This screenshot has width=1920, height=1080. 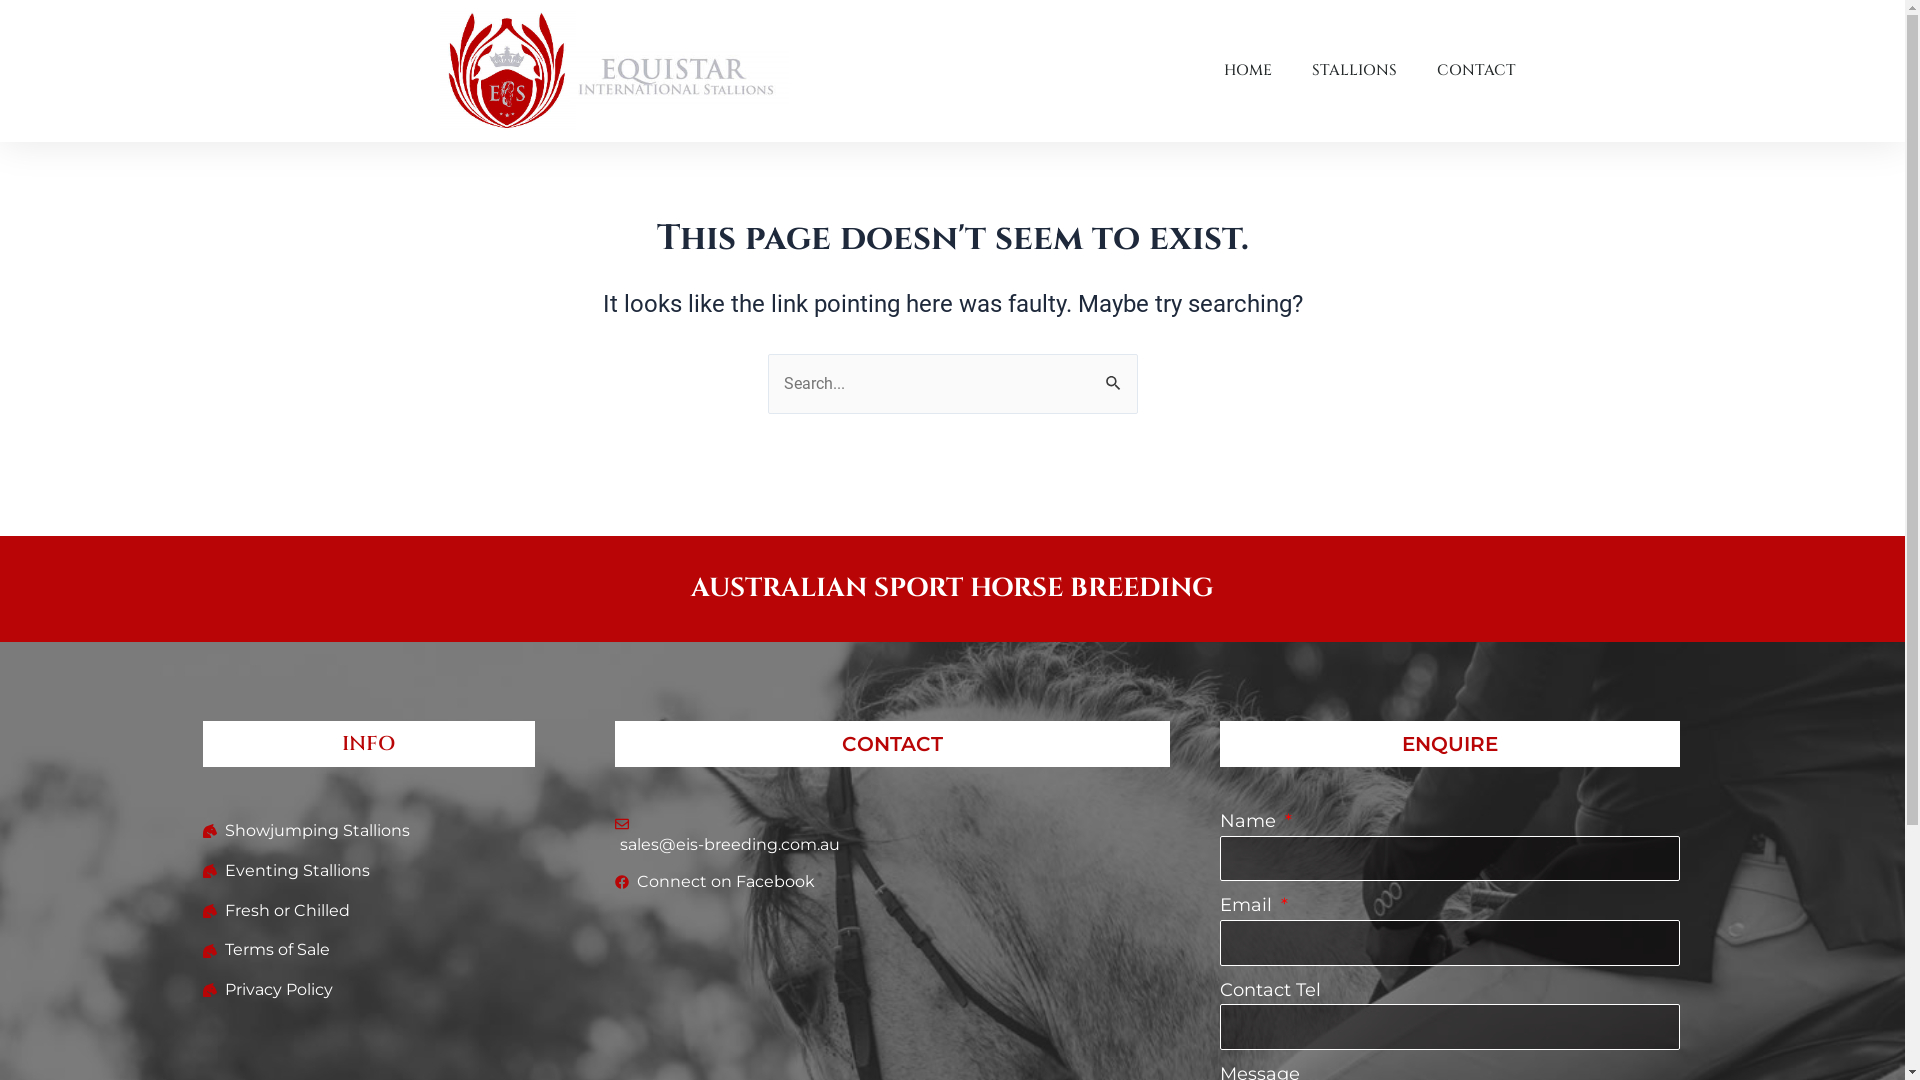 What do you see at coordinates (891, 838) in the screenshot?
I see `'sales@eis-breeding.com.au'` at bounding box center [891, 838].